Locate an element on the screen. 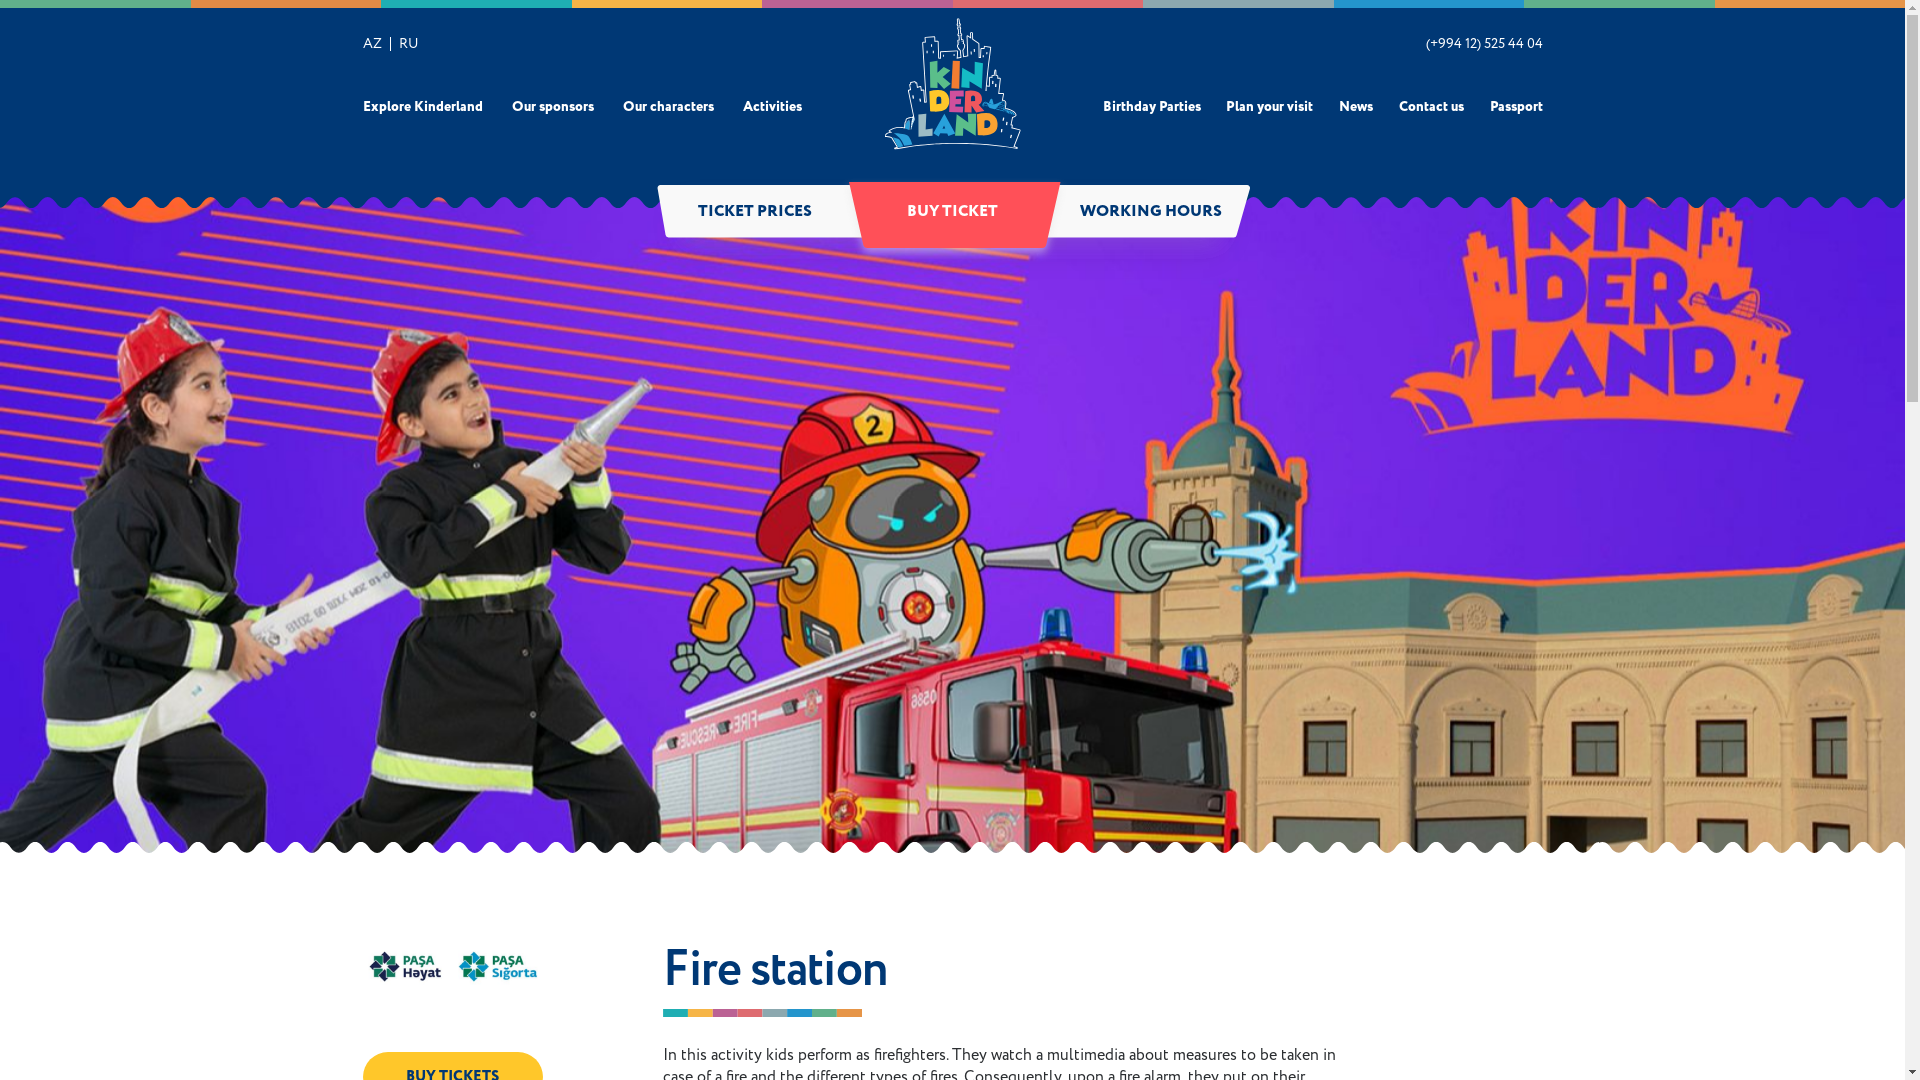 The width and height of the screenshot is (1920, 1080). '(+994 12) 525 44 04' is located at coordinates (1484, 43).